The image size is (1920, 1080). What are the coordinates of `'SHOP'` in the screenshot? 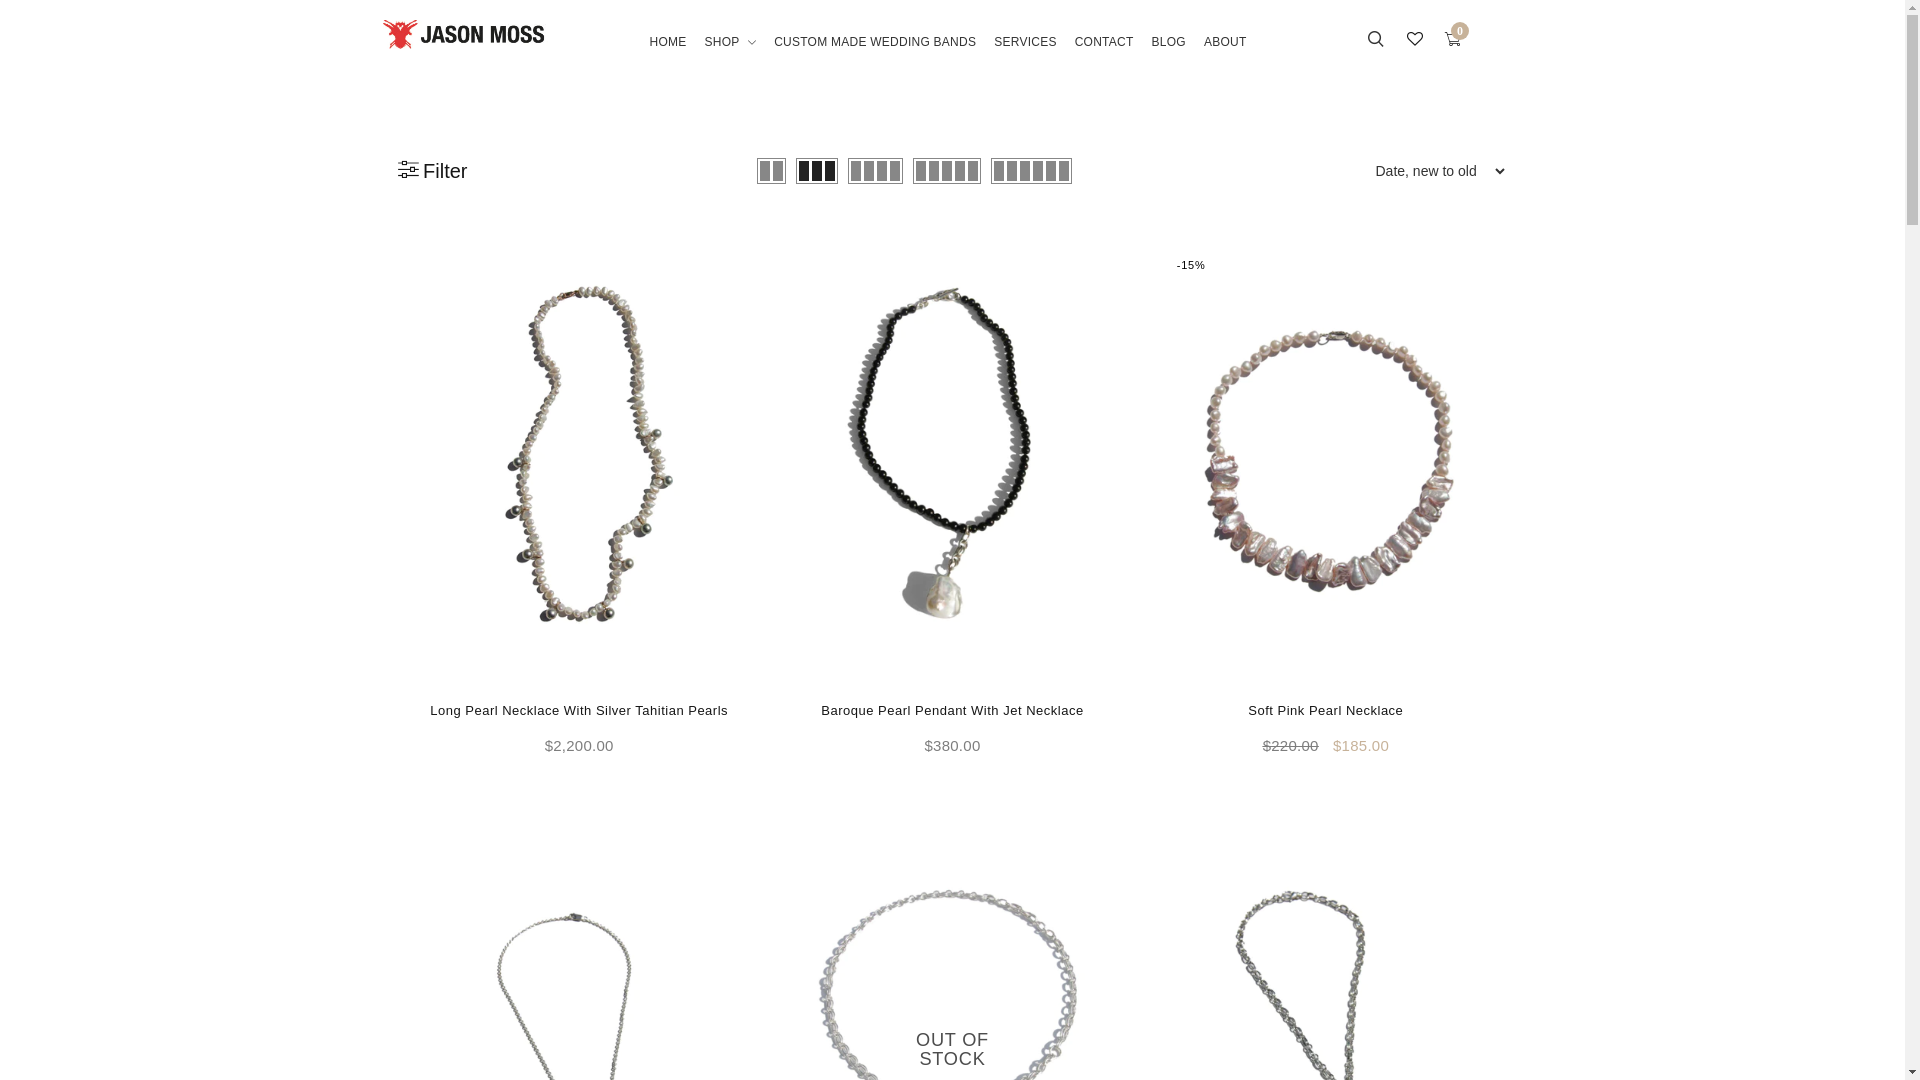 It's located at (729, 56).